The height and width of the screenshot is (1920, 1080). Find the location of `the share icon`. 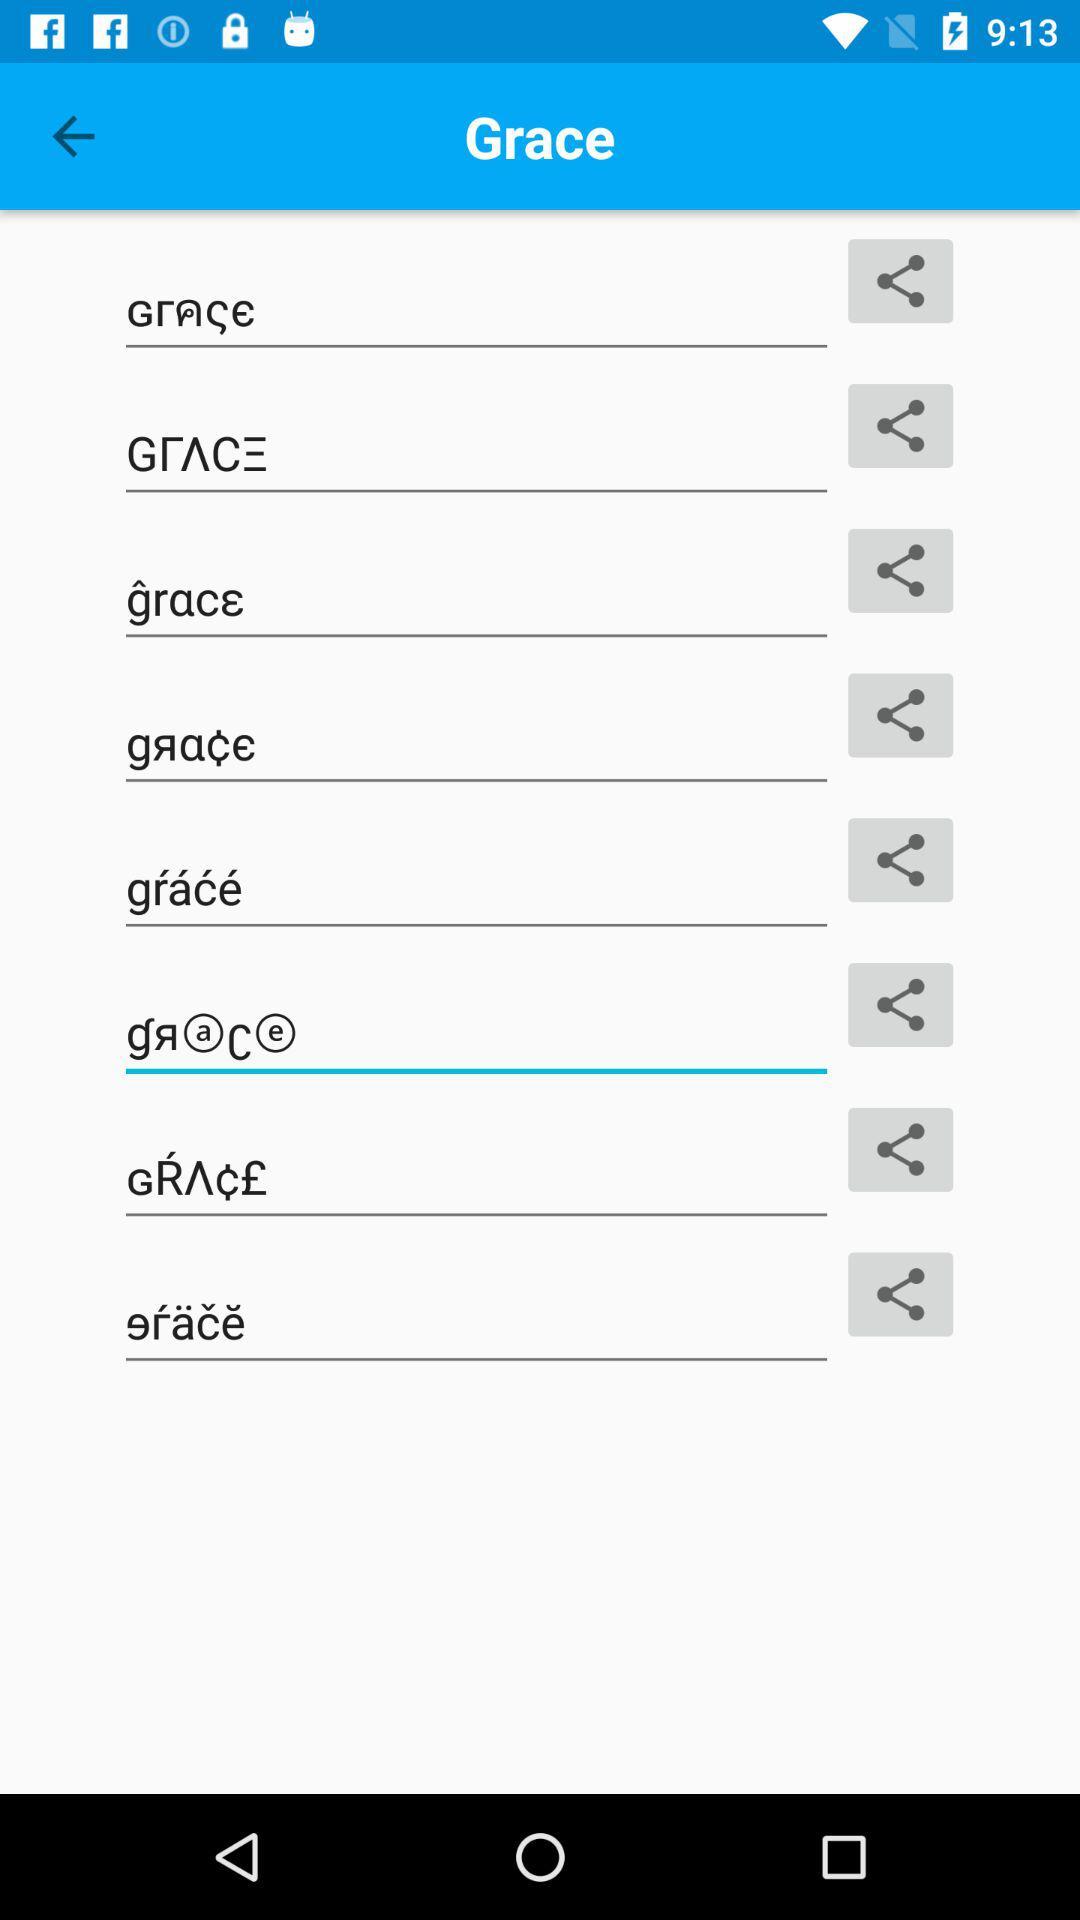

the share icon is located at coordinates (900, 860).